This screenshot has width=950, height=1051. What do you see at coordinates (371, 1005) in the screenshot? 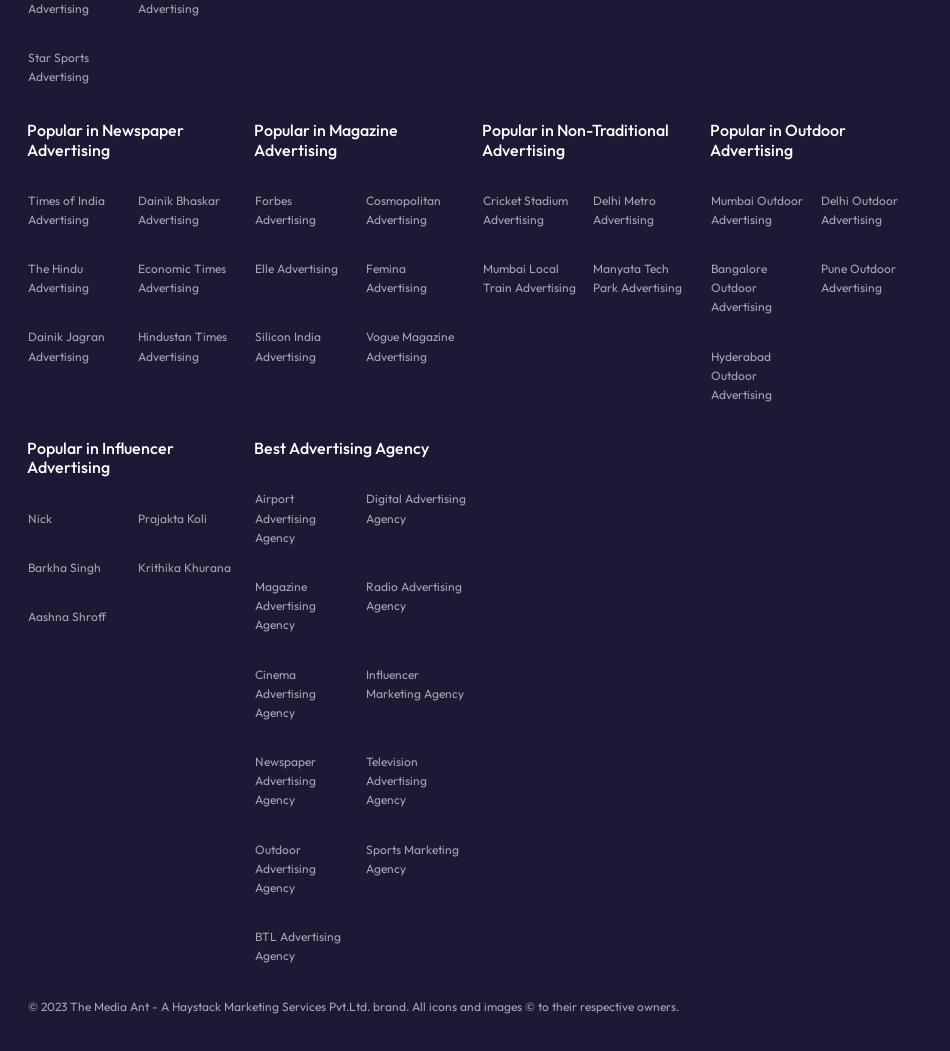
I see `'The Media Ant - A Haystack Marketing Services Pvt.Ltd. brand. All icons and images © to their respective owners.'` at bounding box center [371, 1005].